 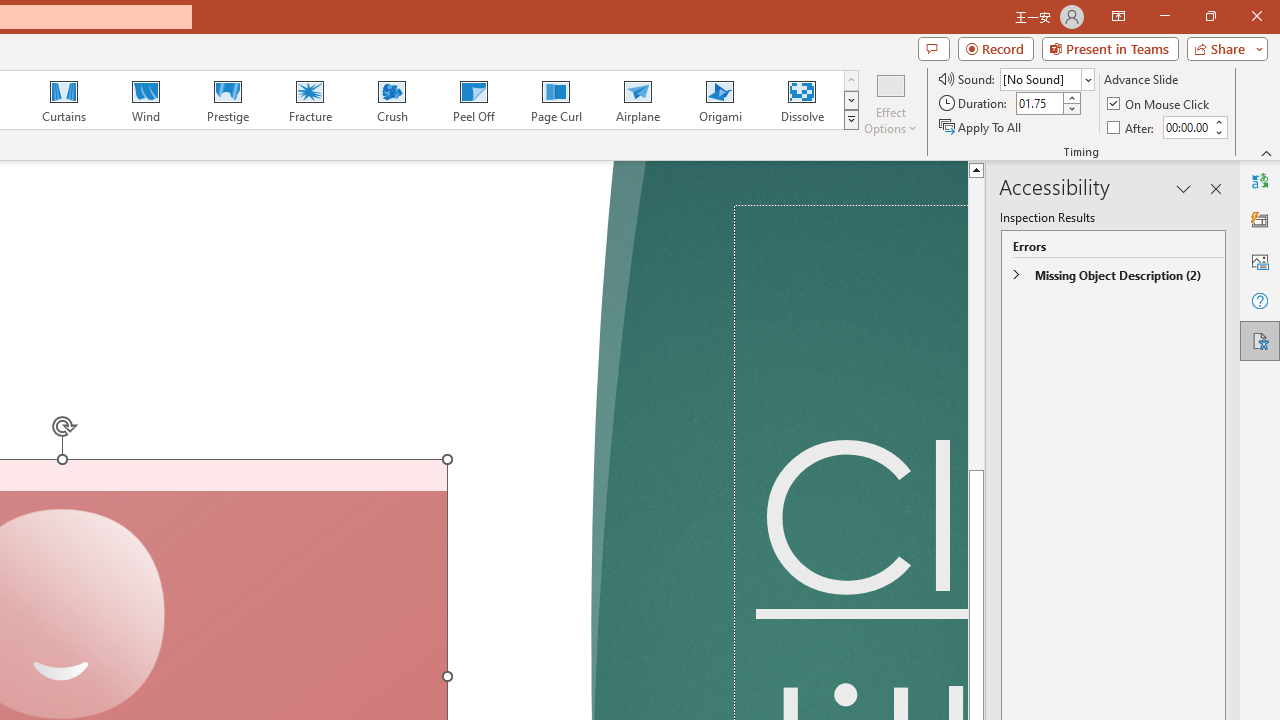 I want to click on 'Help', so click(x=1259, y=300).